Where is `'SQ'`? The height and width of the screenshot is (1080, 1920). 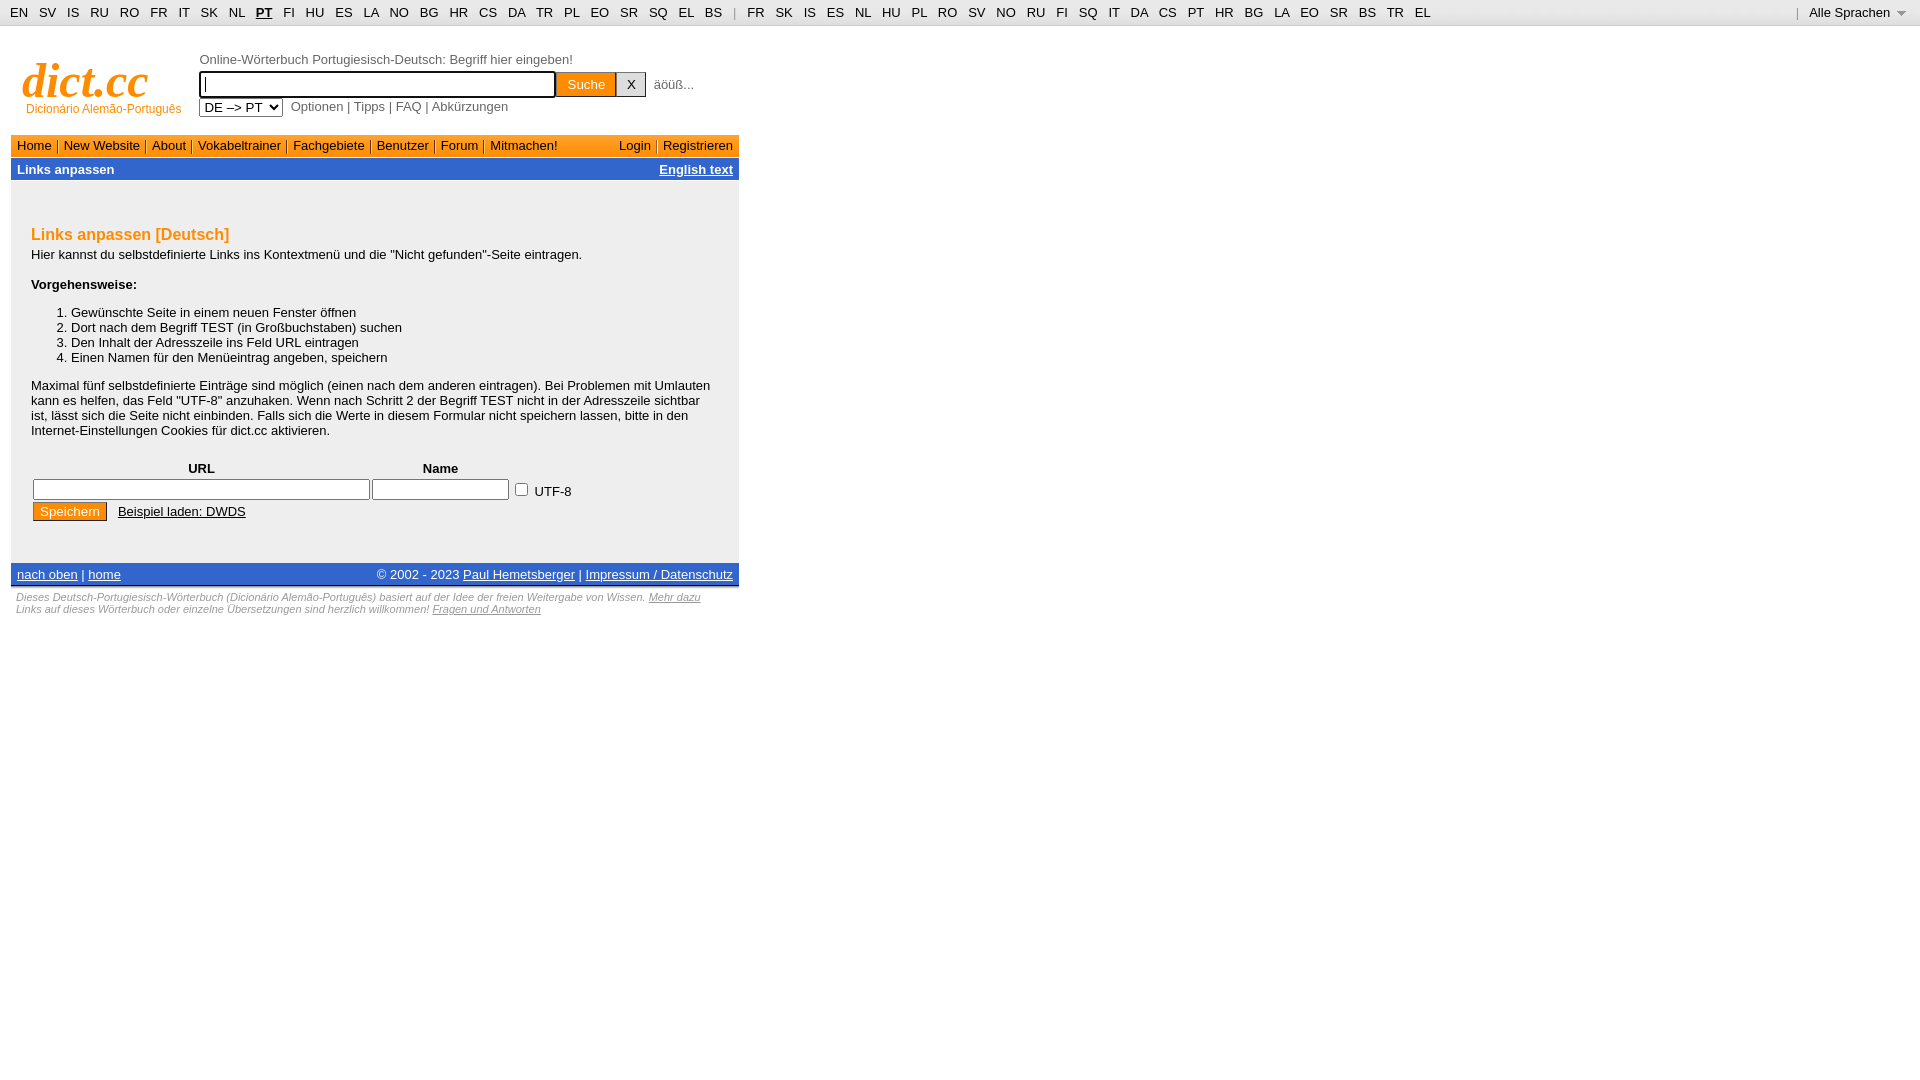 'SQ' is located at coordinates (658, 12).